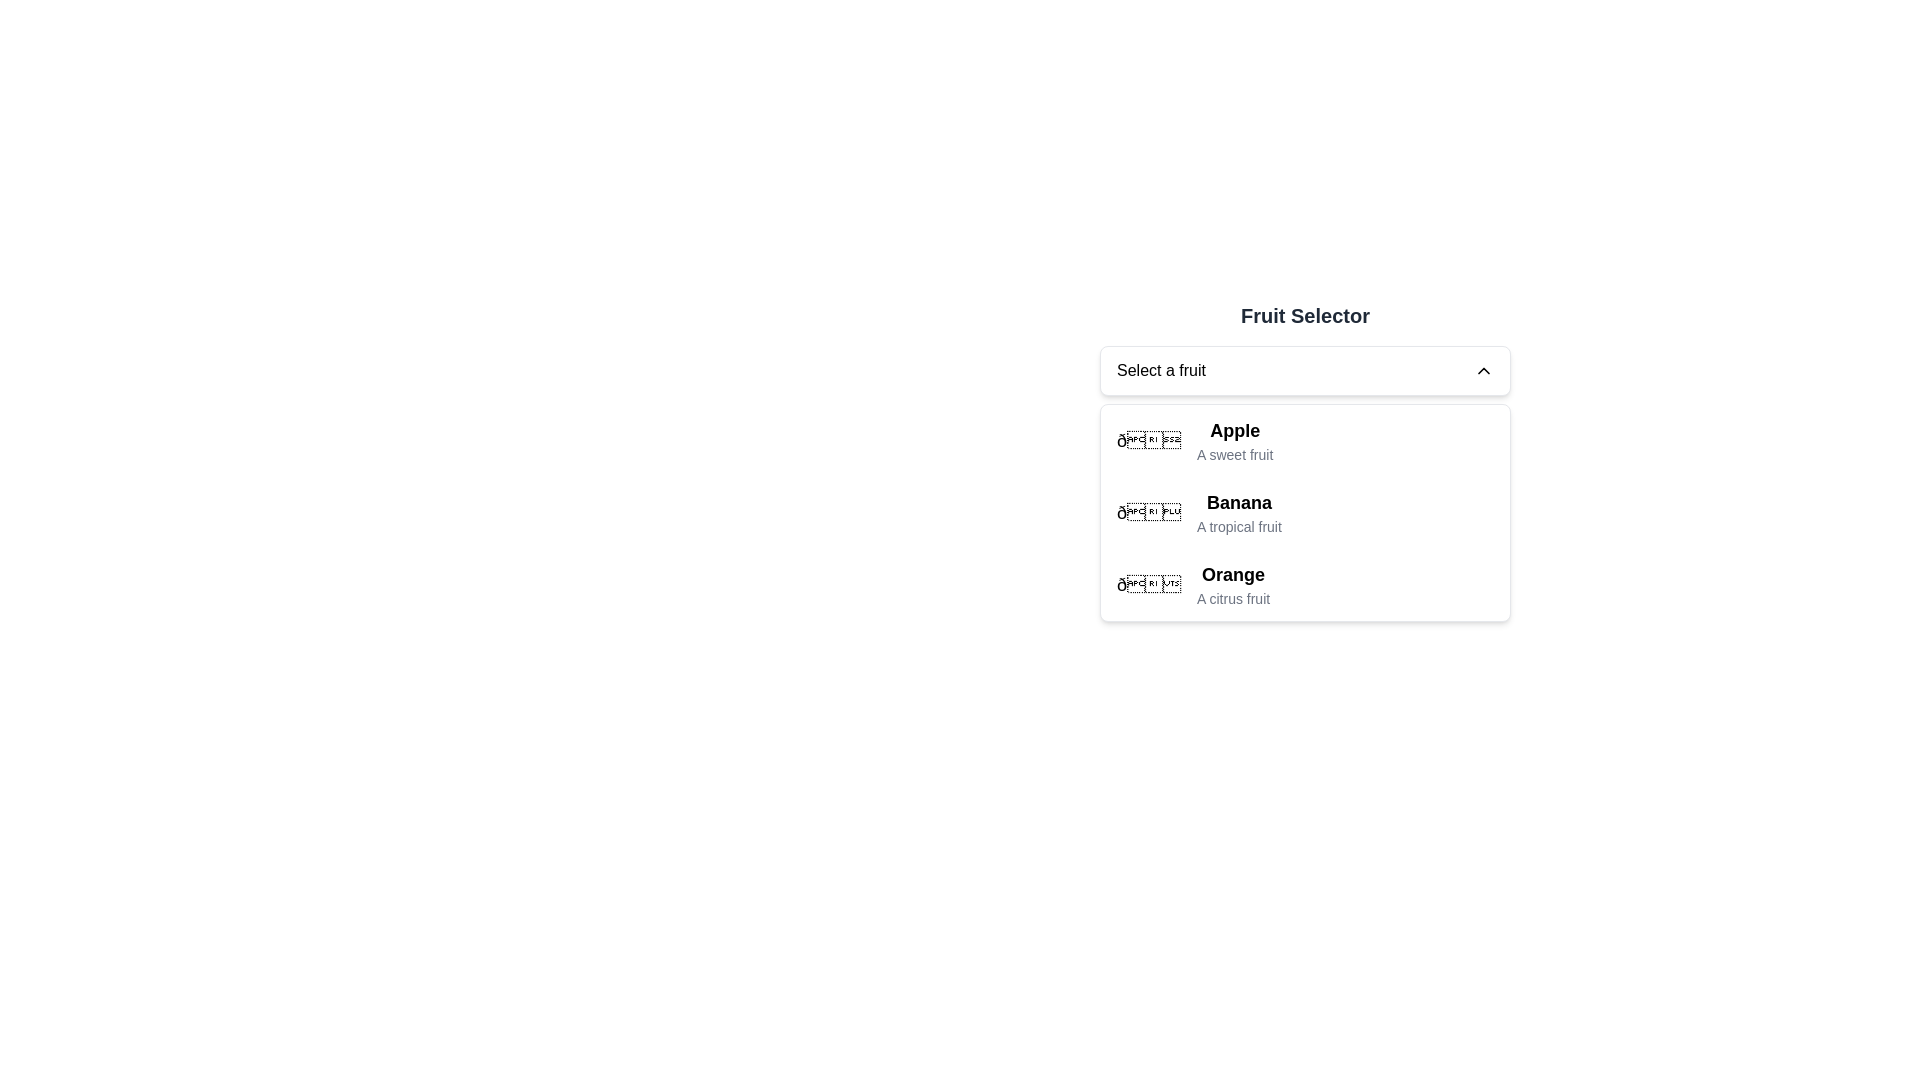  I want to click on the text label that indicates the purpose of the dropdown menu for selecting a fruit, so click(1161, 370).